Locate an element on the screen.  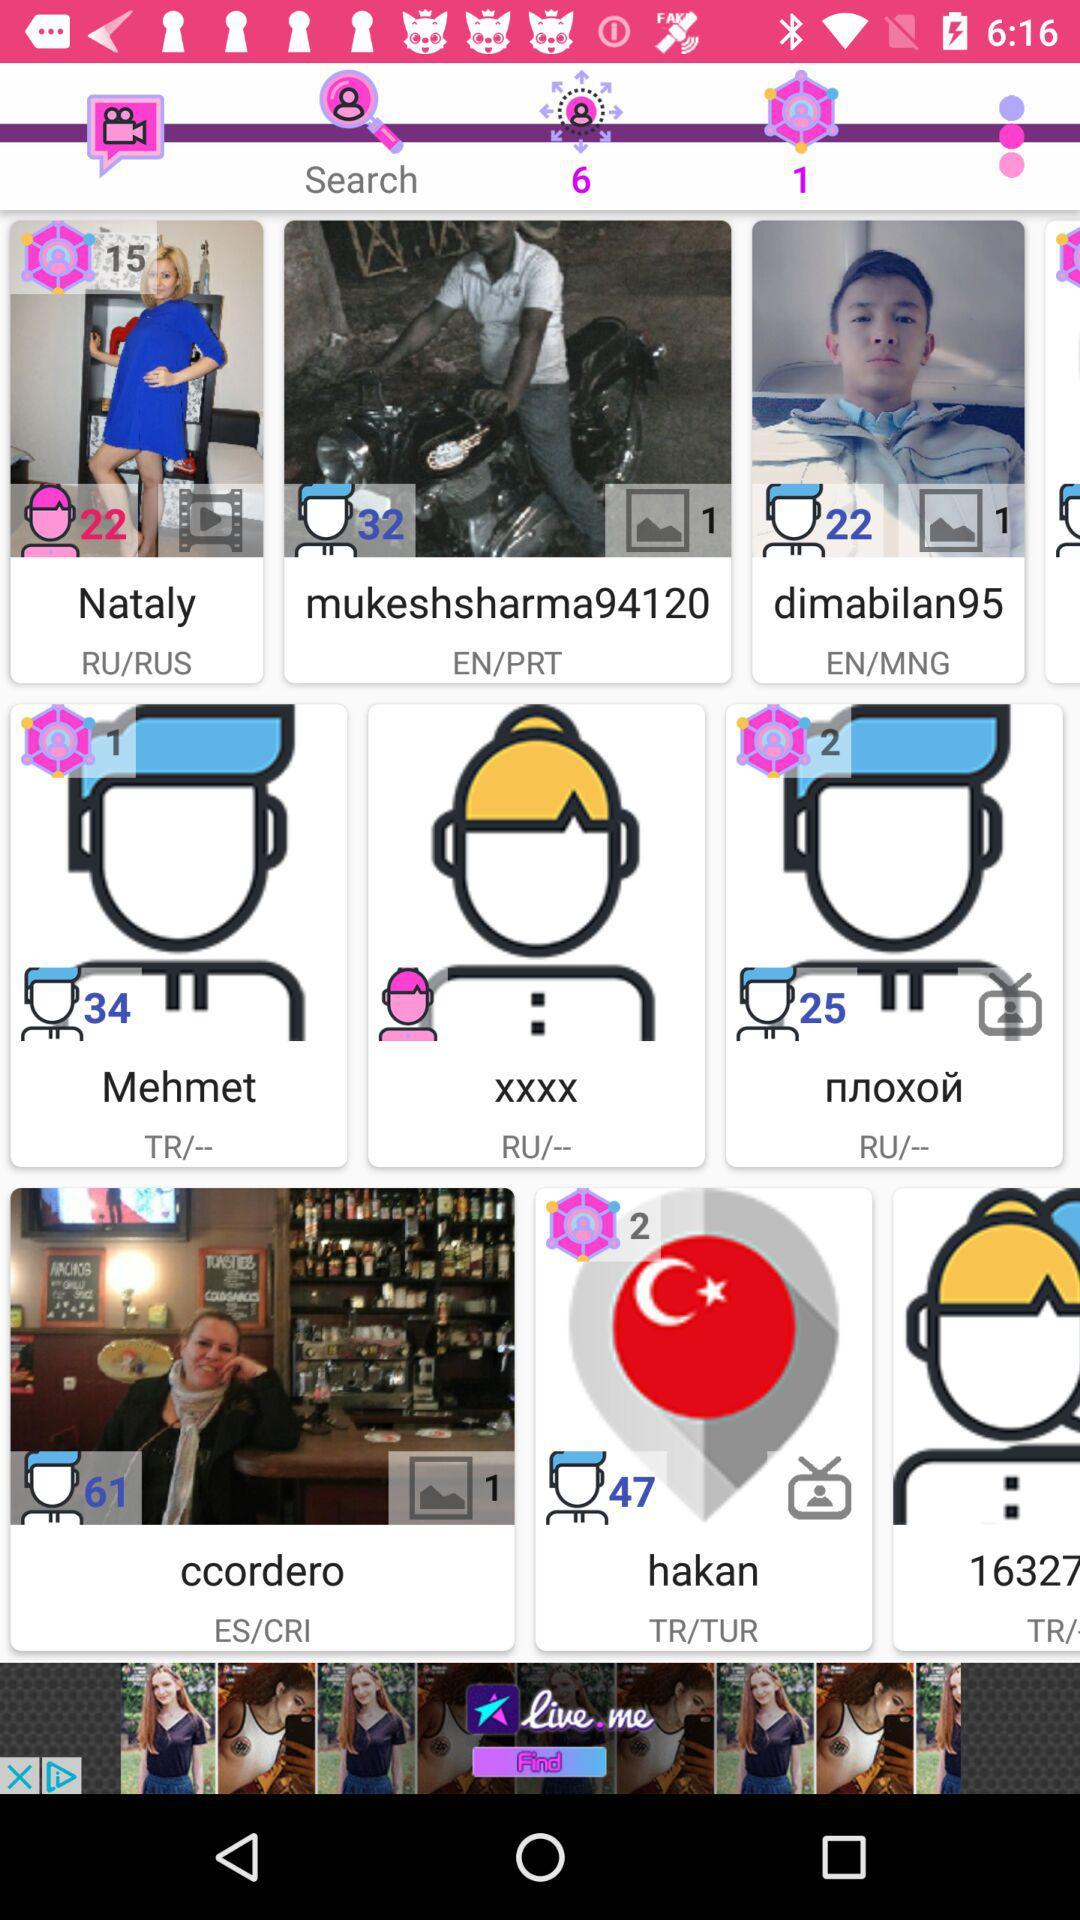
selection choice is located at coordinates (893, 872).